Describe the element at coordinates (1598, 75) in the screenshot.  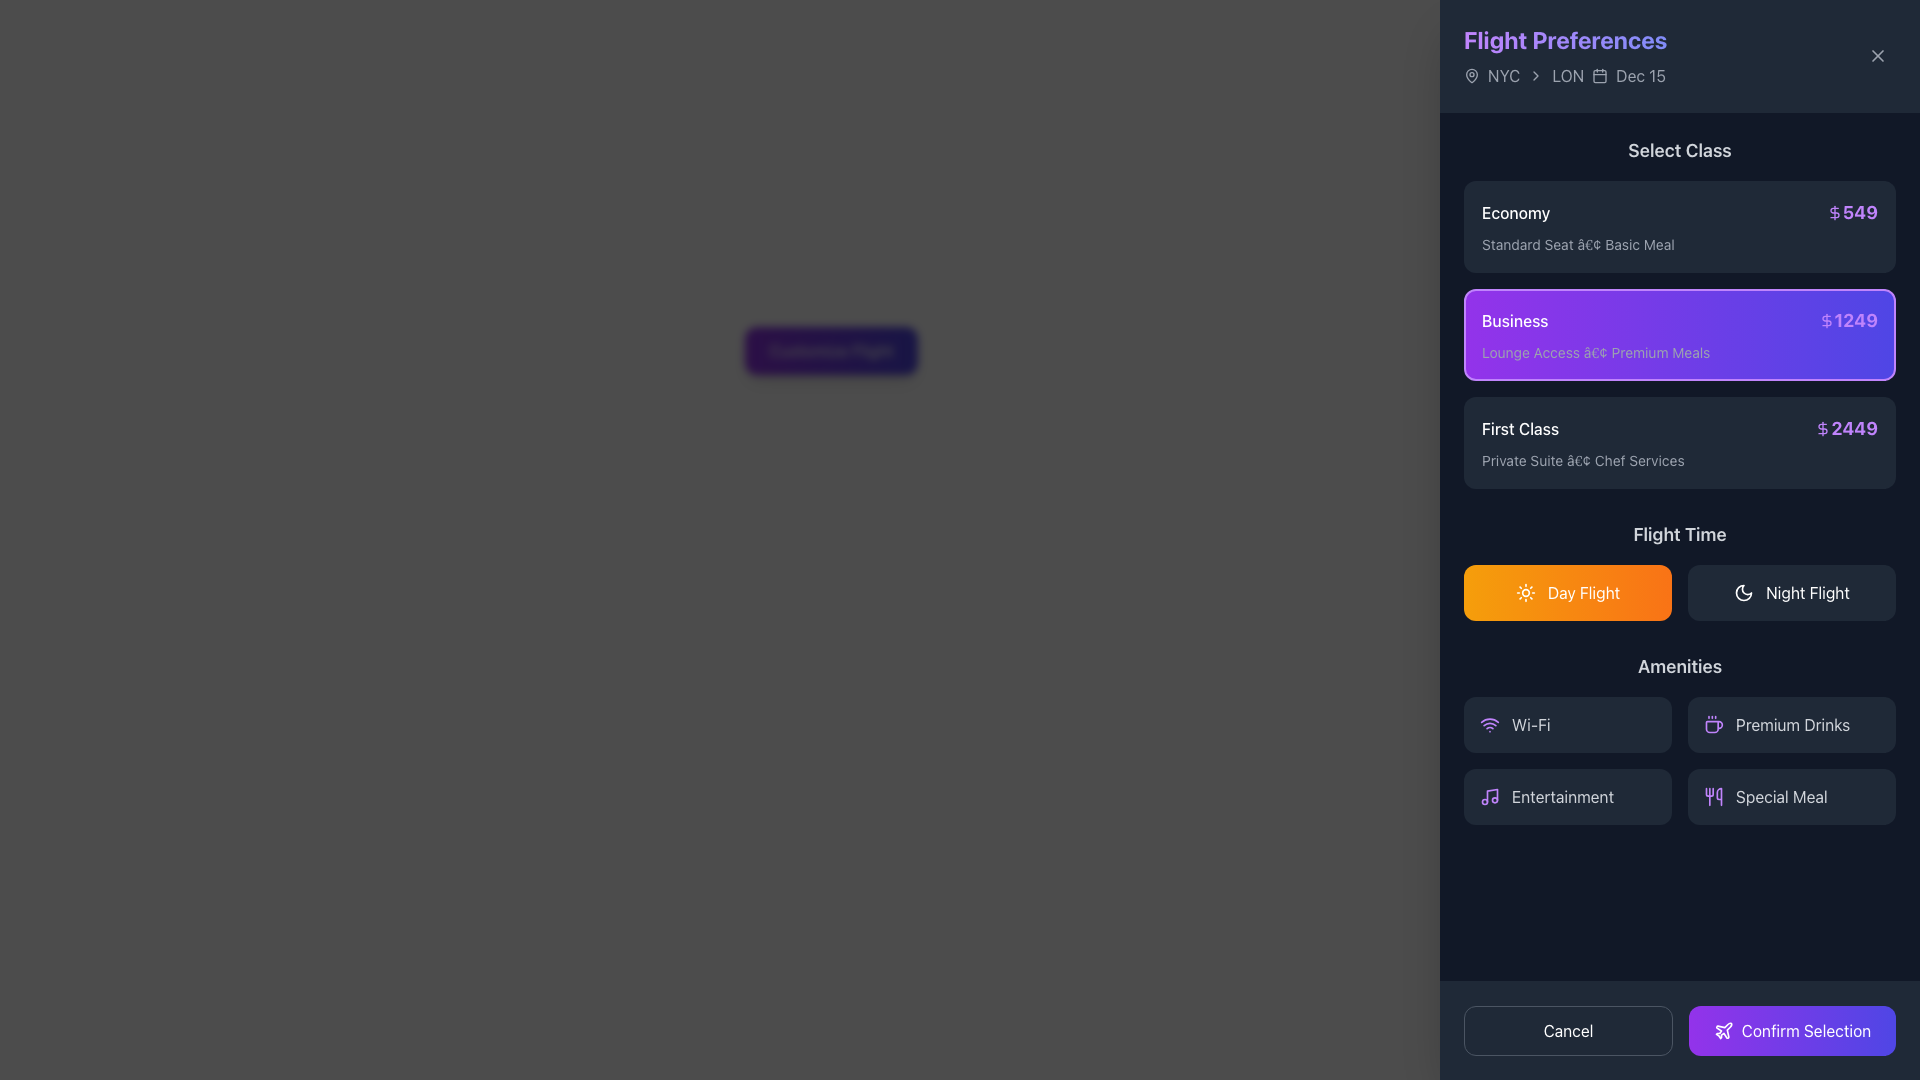
I see `the calendar icon located in the header section of the sidebar, positioned to the right of 'NYC' and 'LON', and before 'Dec 15'` at that location.